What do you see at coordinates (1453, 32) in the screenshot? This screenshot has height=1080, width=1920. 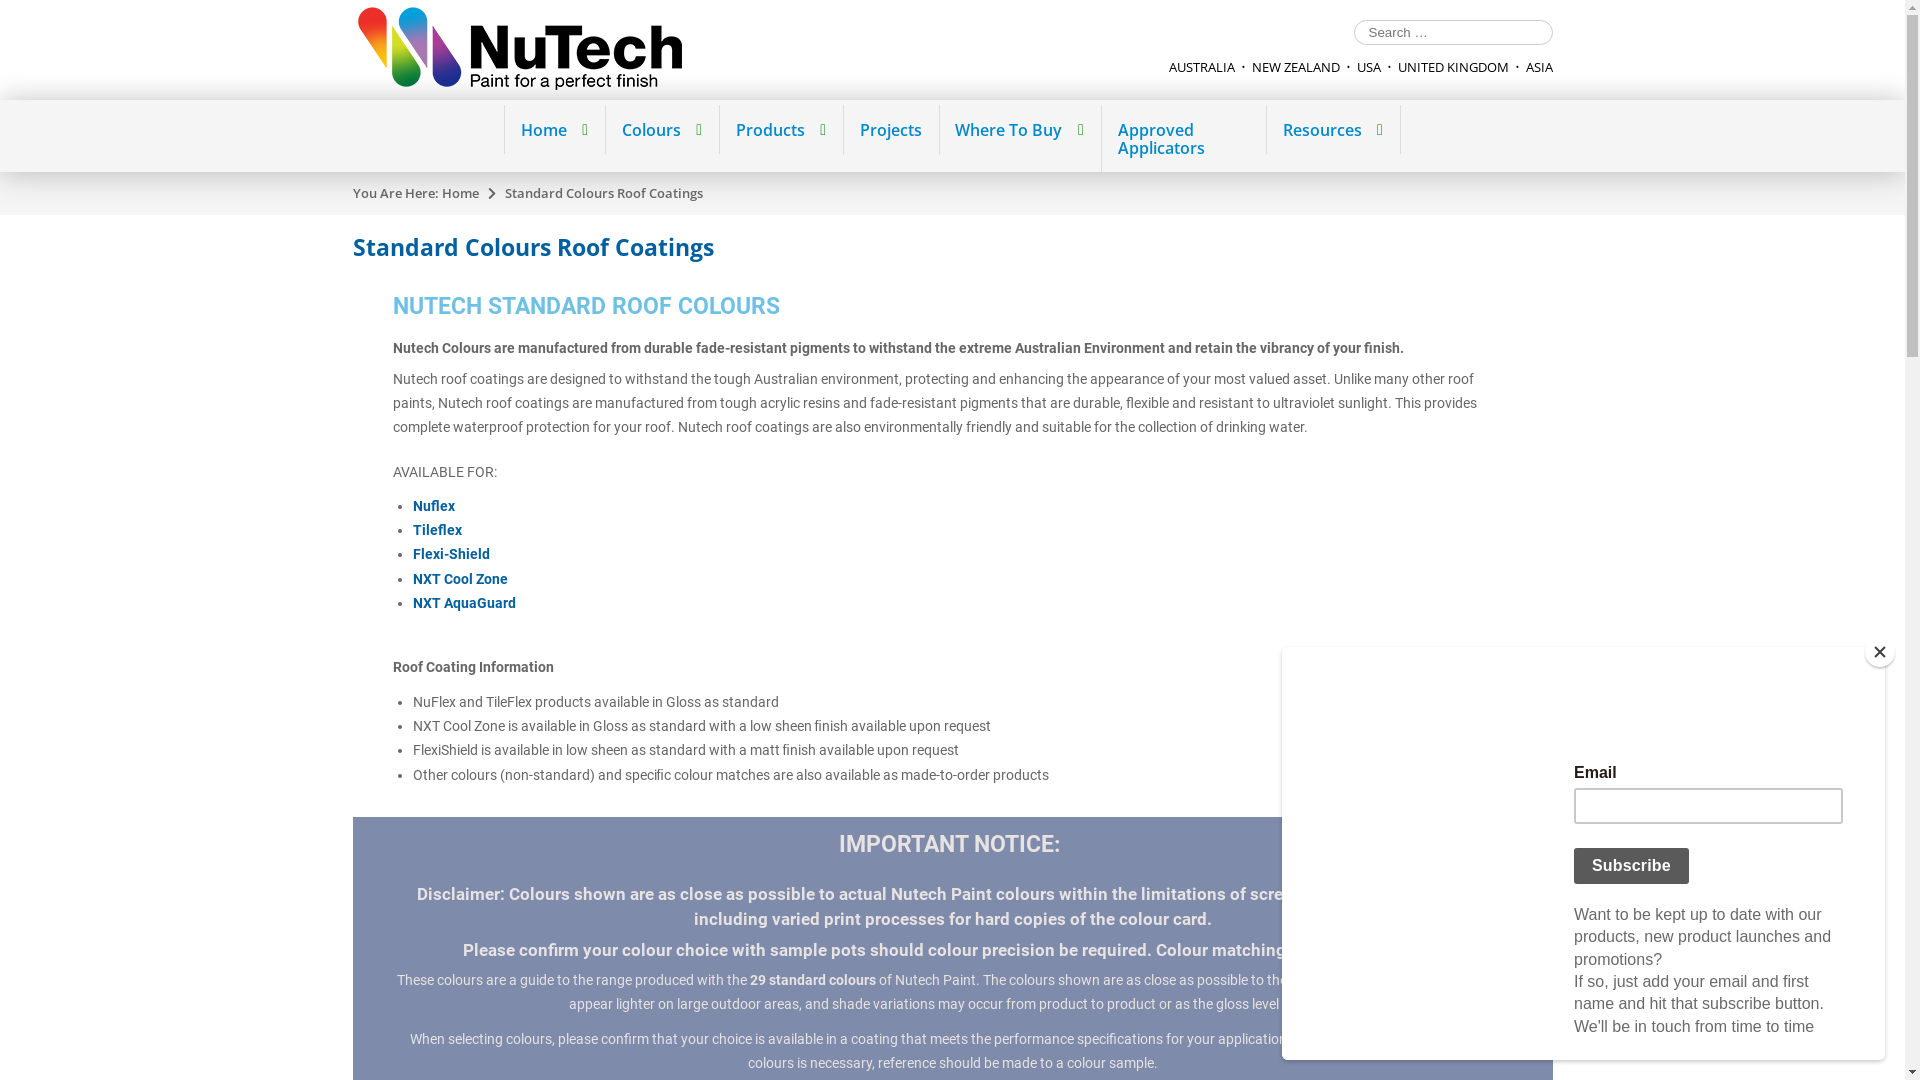 I see `'Search for:'` at bounding box center [1453, 32].